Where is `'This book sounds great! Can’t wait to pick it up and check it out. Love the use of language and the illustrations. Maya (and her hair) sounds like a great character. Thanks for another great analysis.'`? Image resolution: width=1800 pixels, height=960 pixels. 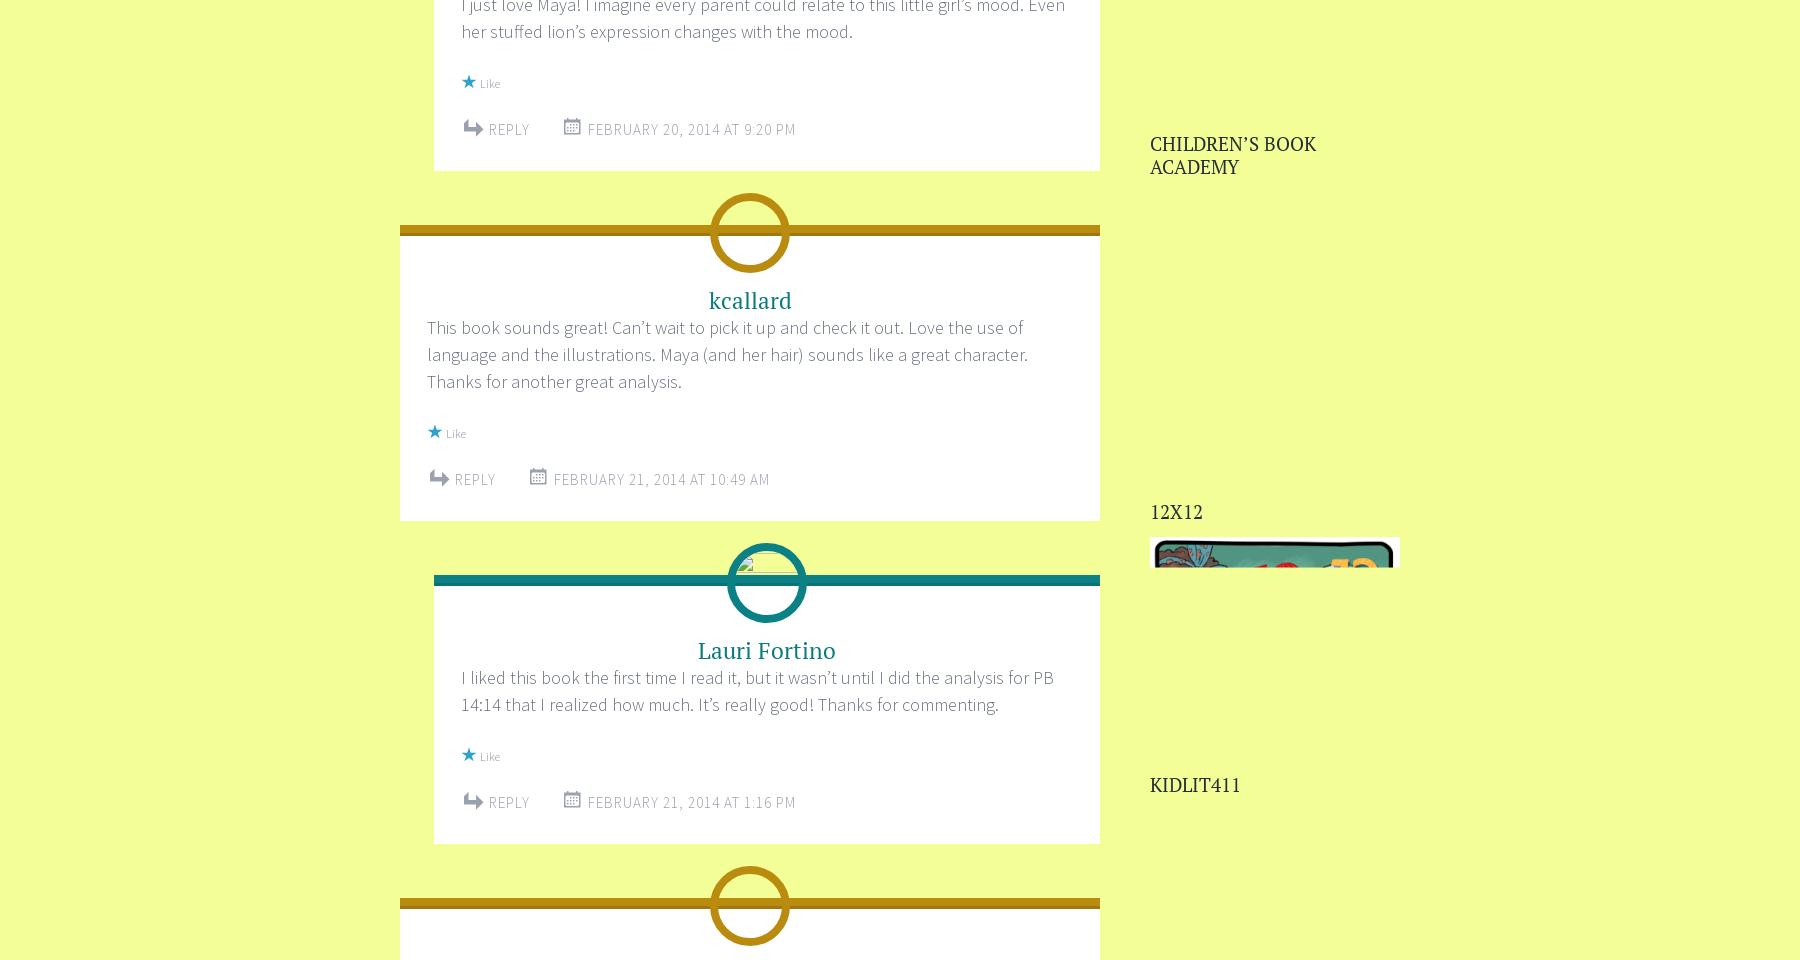
'This book sounds great! Can’t wait to pick it up and check it out. Love the use of language and the illustrations. Maya (and her hair) sounds like a great character. Thanks for another great analysis.' is located at coordinates (726, 354).